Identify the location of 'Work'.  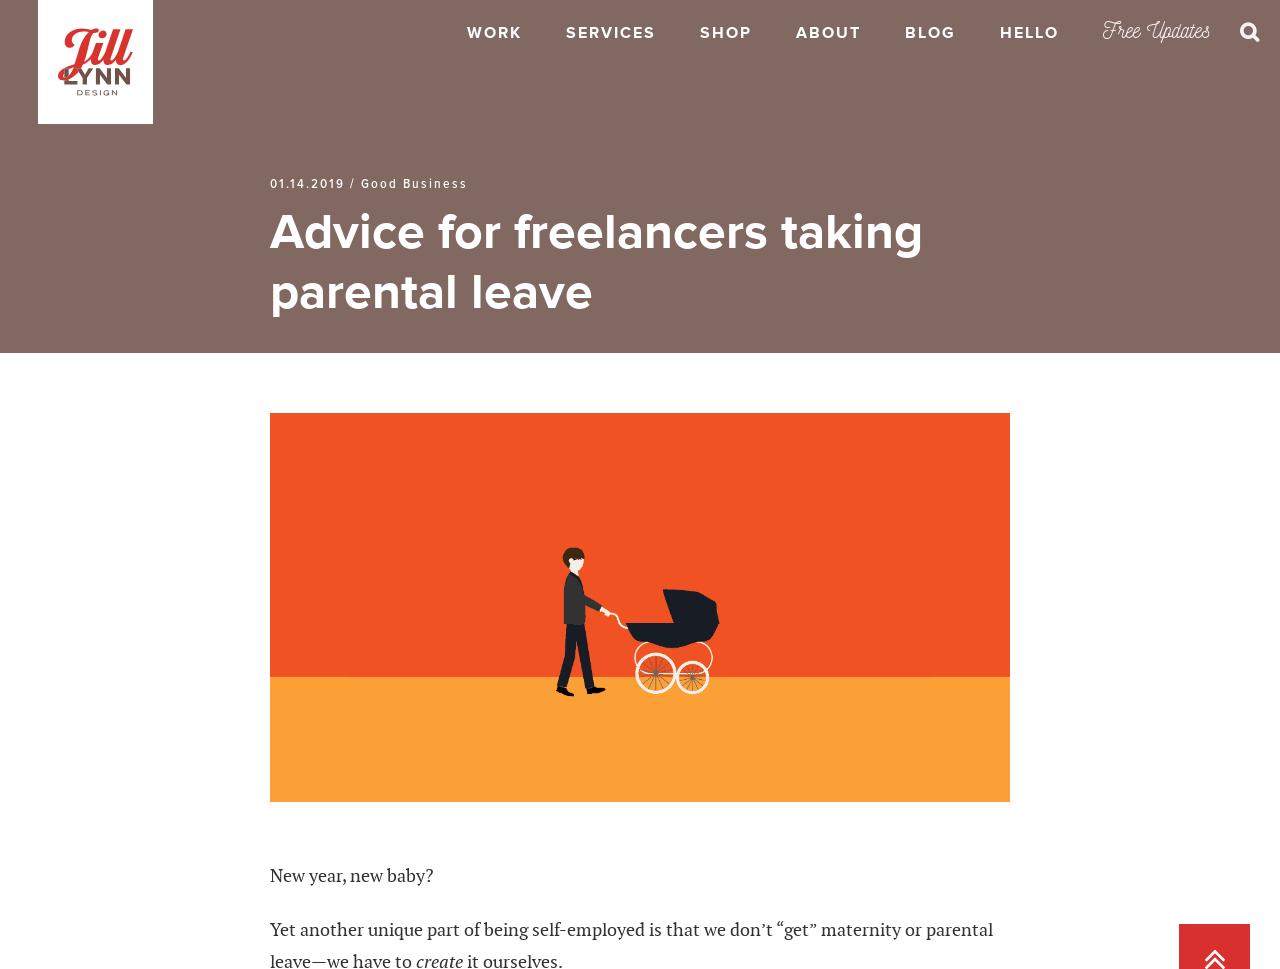
(494, 33).